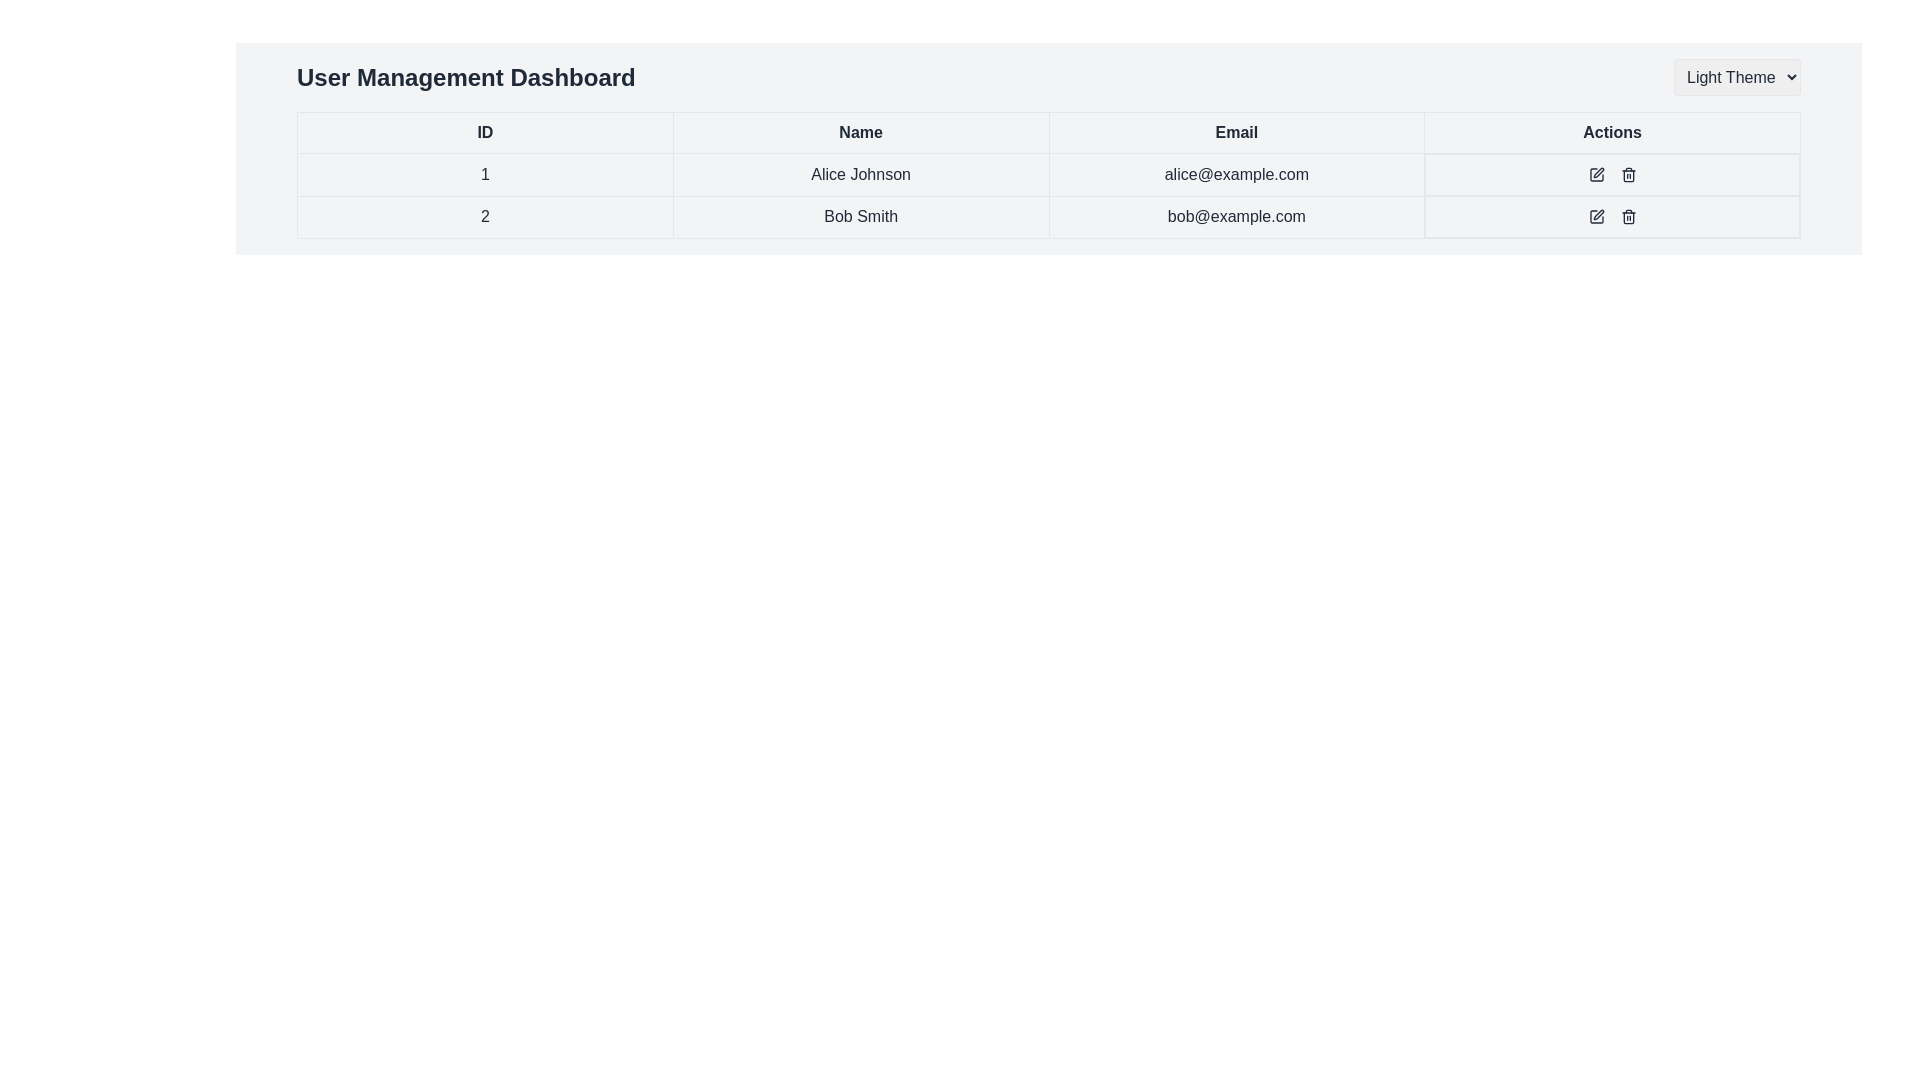 The width and height of the screenshot is (1920, 1080). What do you see at coordinates (485, 173) in the screenshot?
I see `the table cell in the first row and first column under the 'ID' header` at bounding box center [485, 173].